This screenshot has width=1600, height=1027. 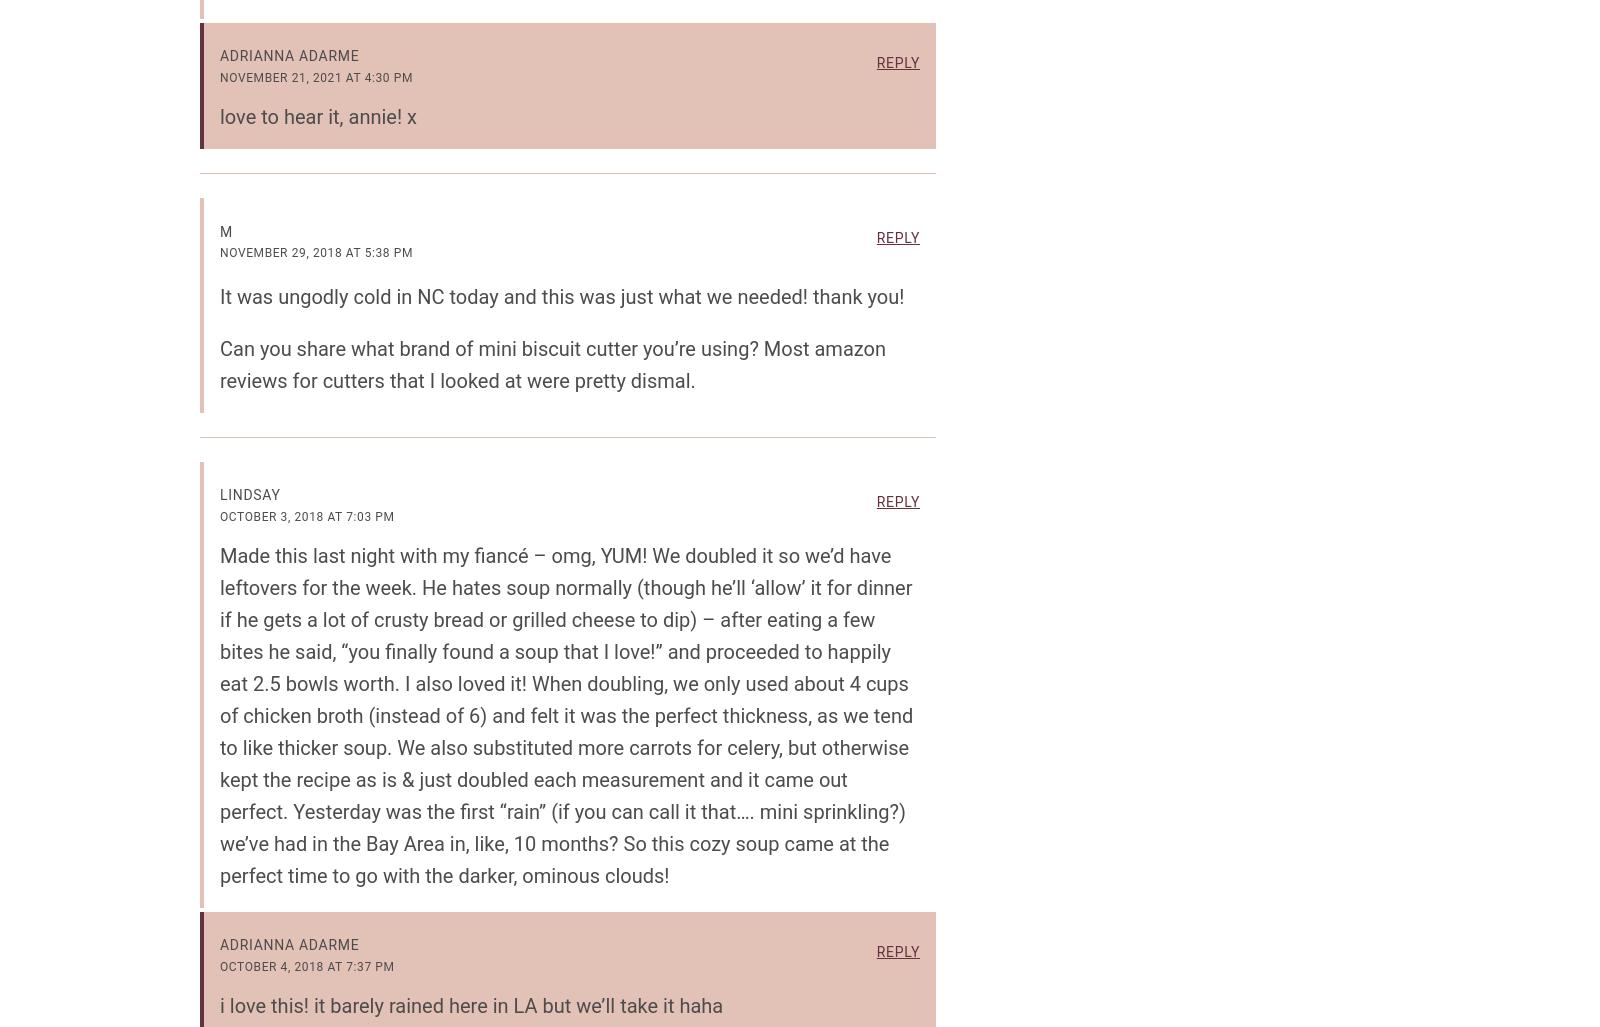 I want to click on 'Can you share what brand of mini biscuit cutter you’re using? Most amazon reviews for cutters that I looked at were pretty dismal.', so click(x=220, y=363).